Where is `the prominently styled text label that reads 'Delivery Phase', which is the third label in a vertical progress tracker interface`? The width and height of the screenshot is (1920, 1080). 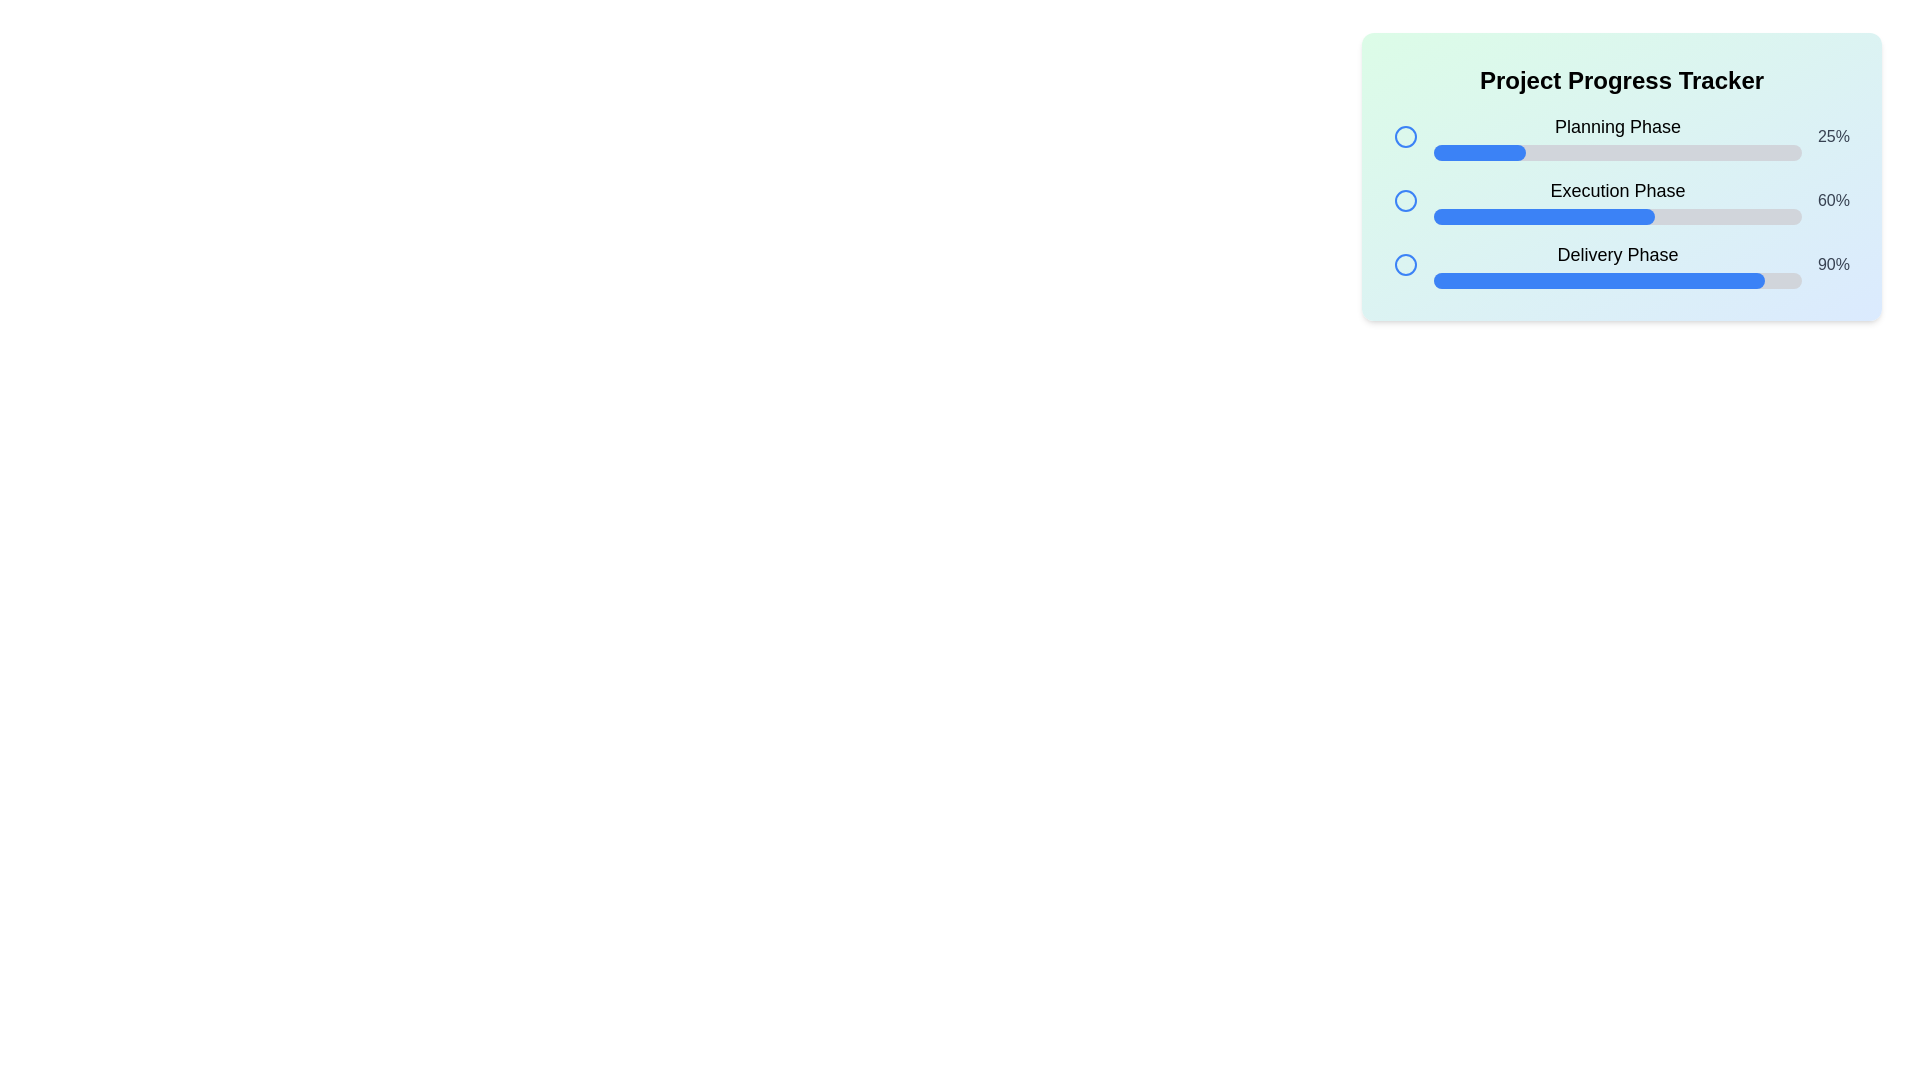
the prominently styled text label that reads 'Delivery Phase', which is the third label in a vertical progress tracker interface is located at coordinates (1617, 253).